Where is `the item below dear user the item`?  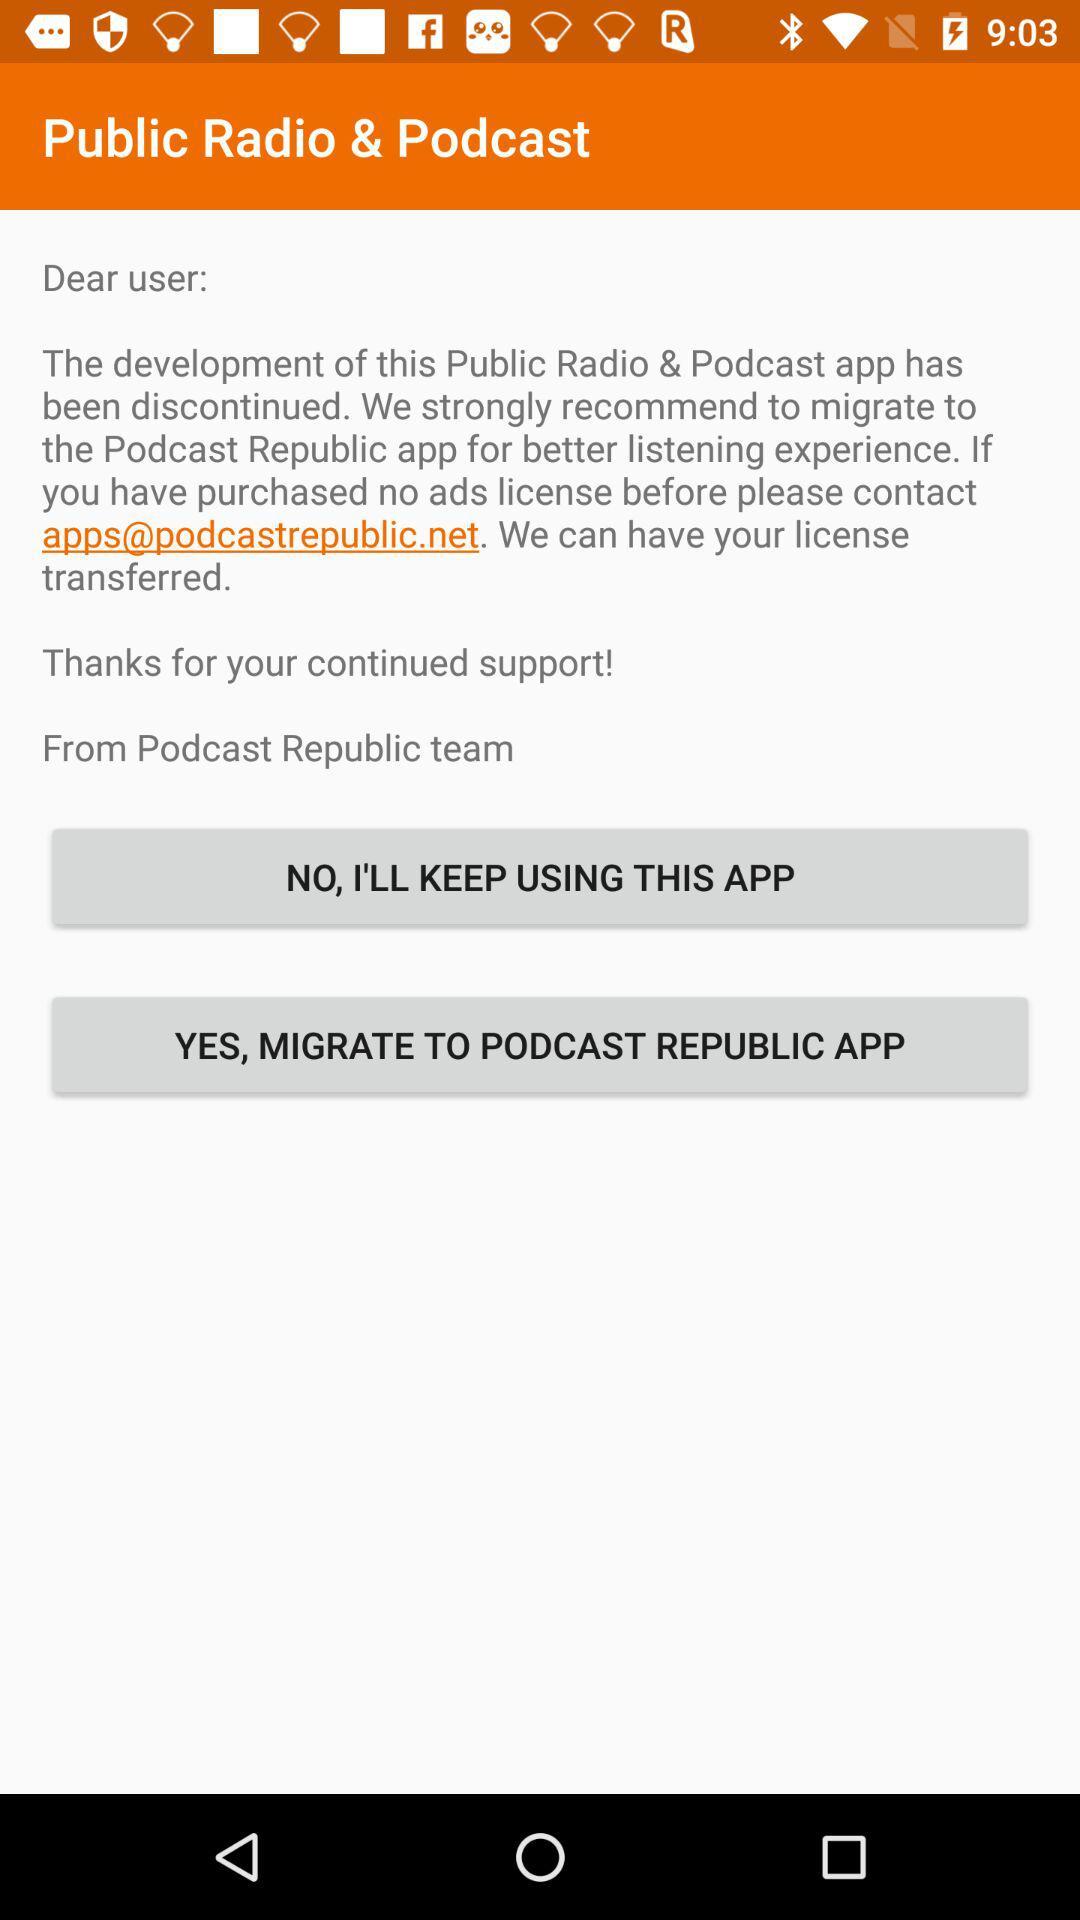 the item below dear user the item is located at coordinates (540, 876).